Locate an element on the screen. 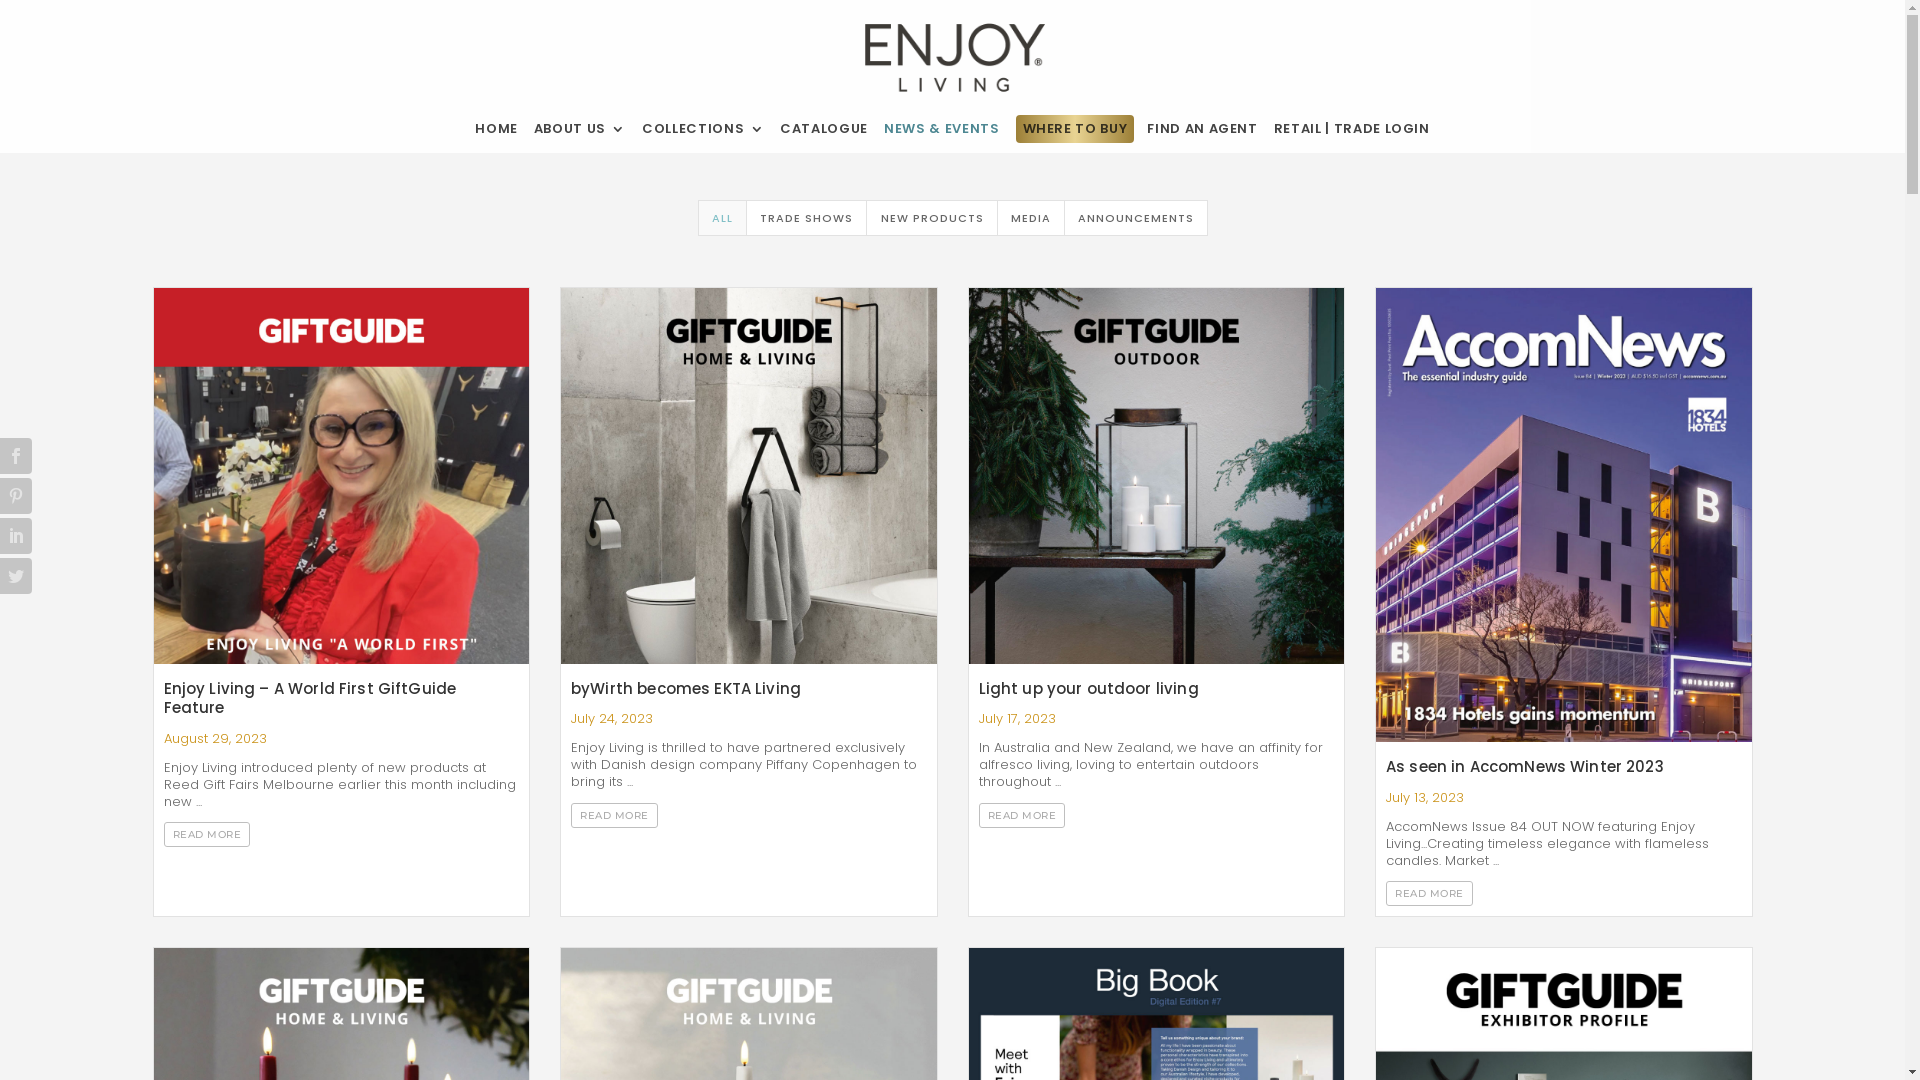 Image resolution: width=1920 pixels, height=1080 pixels. 'HOME' is located at coordinates (496, 128).